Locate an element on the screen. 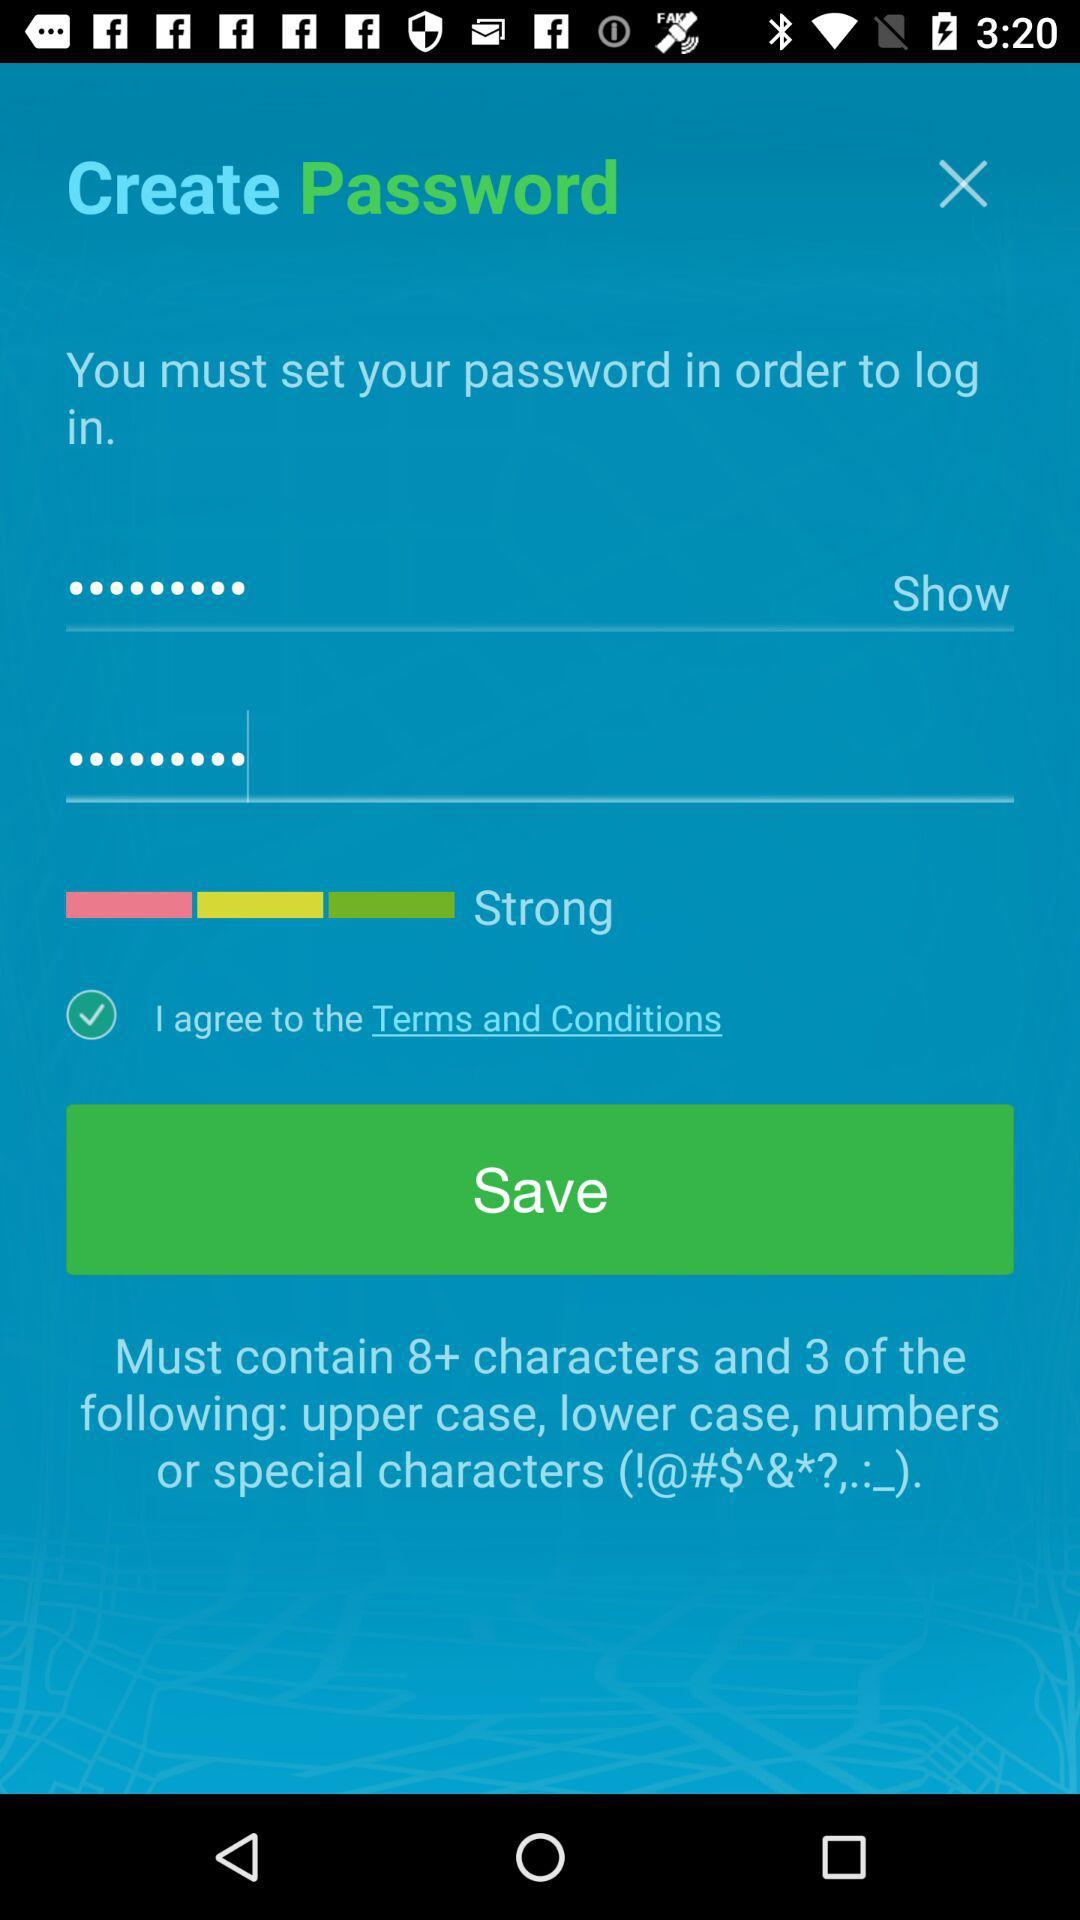 This screenshot has height=1920, width=1080. exit is located at coordinates (962, 183).